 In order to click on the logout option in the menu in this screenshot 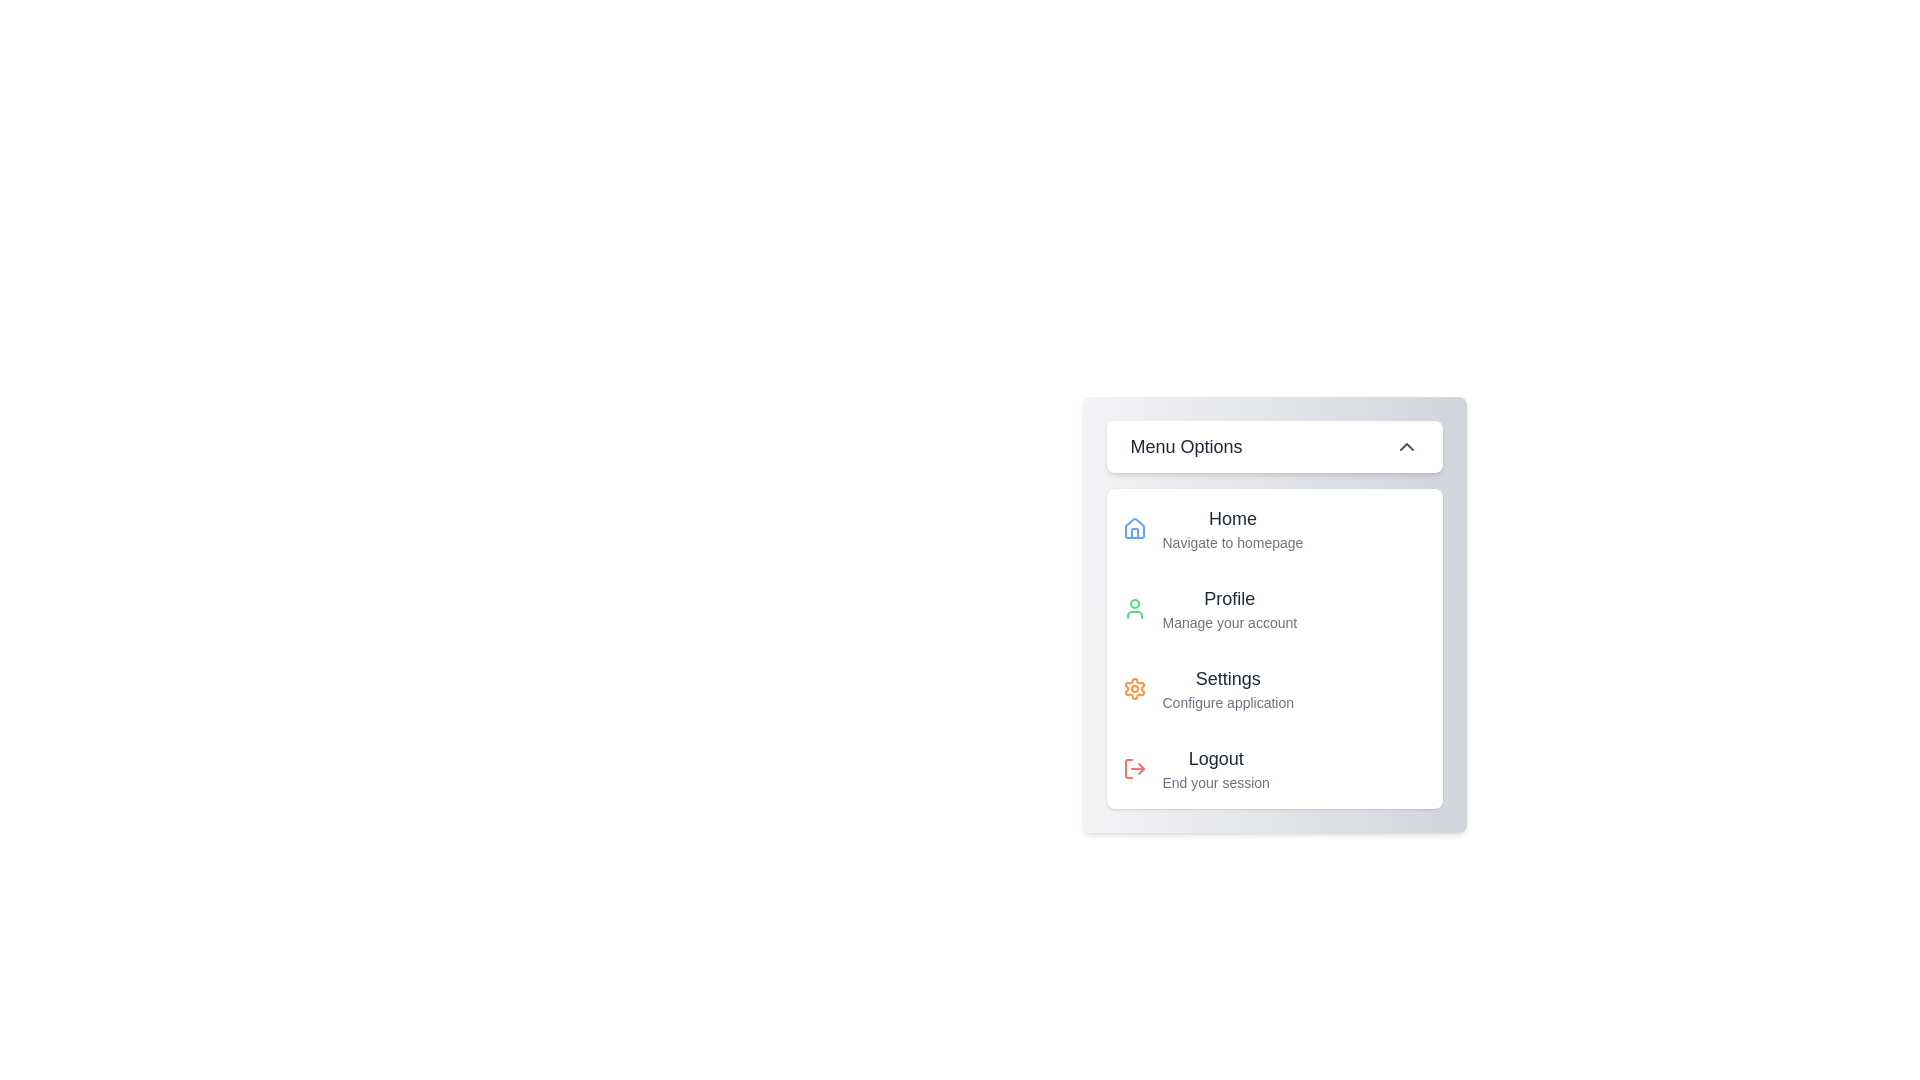, I will do `click(1215, 767)`.